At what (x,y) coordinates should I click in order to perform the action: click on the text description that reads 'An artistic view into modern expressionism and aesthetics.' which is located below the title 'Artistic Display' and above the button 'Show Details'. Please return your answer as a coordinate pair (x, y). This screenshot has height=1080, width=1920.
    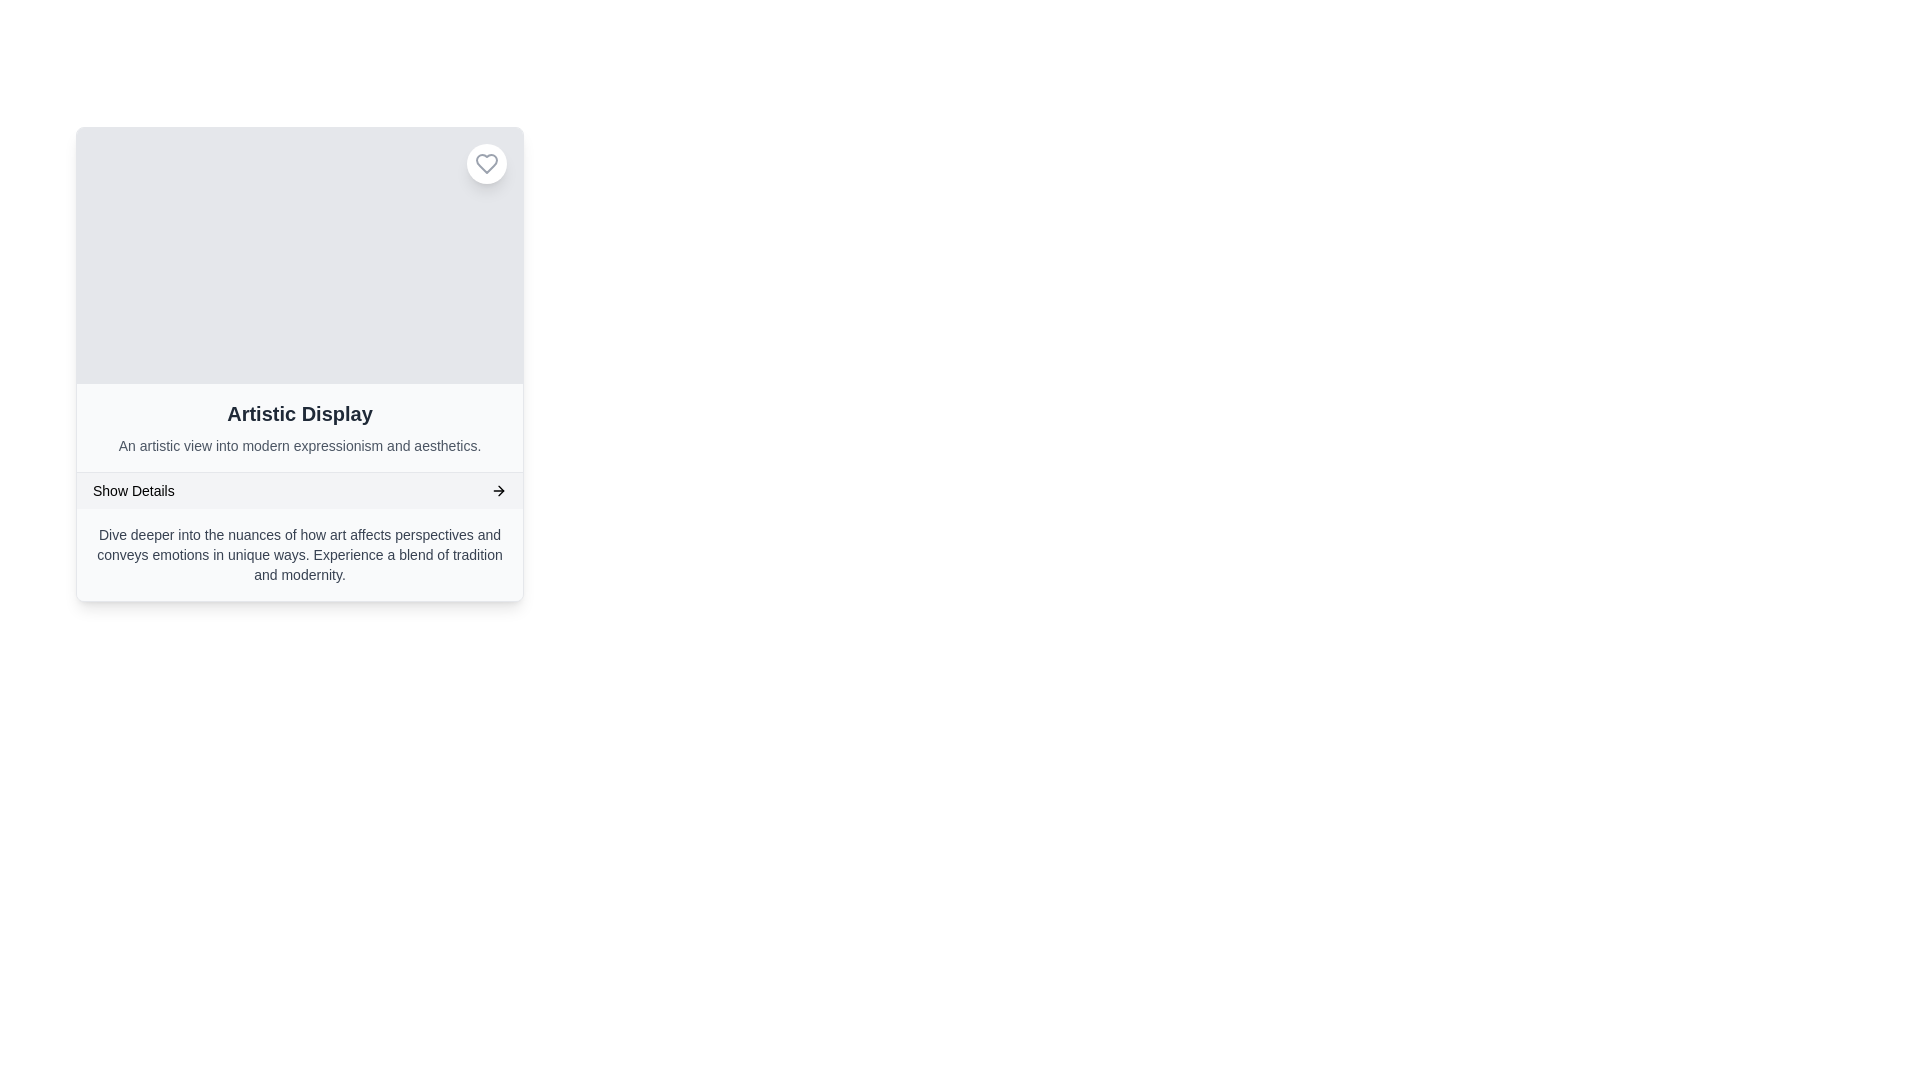
    Looking at the image, I should click on (298, 445).